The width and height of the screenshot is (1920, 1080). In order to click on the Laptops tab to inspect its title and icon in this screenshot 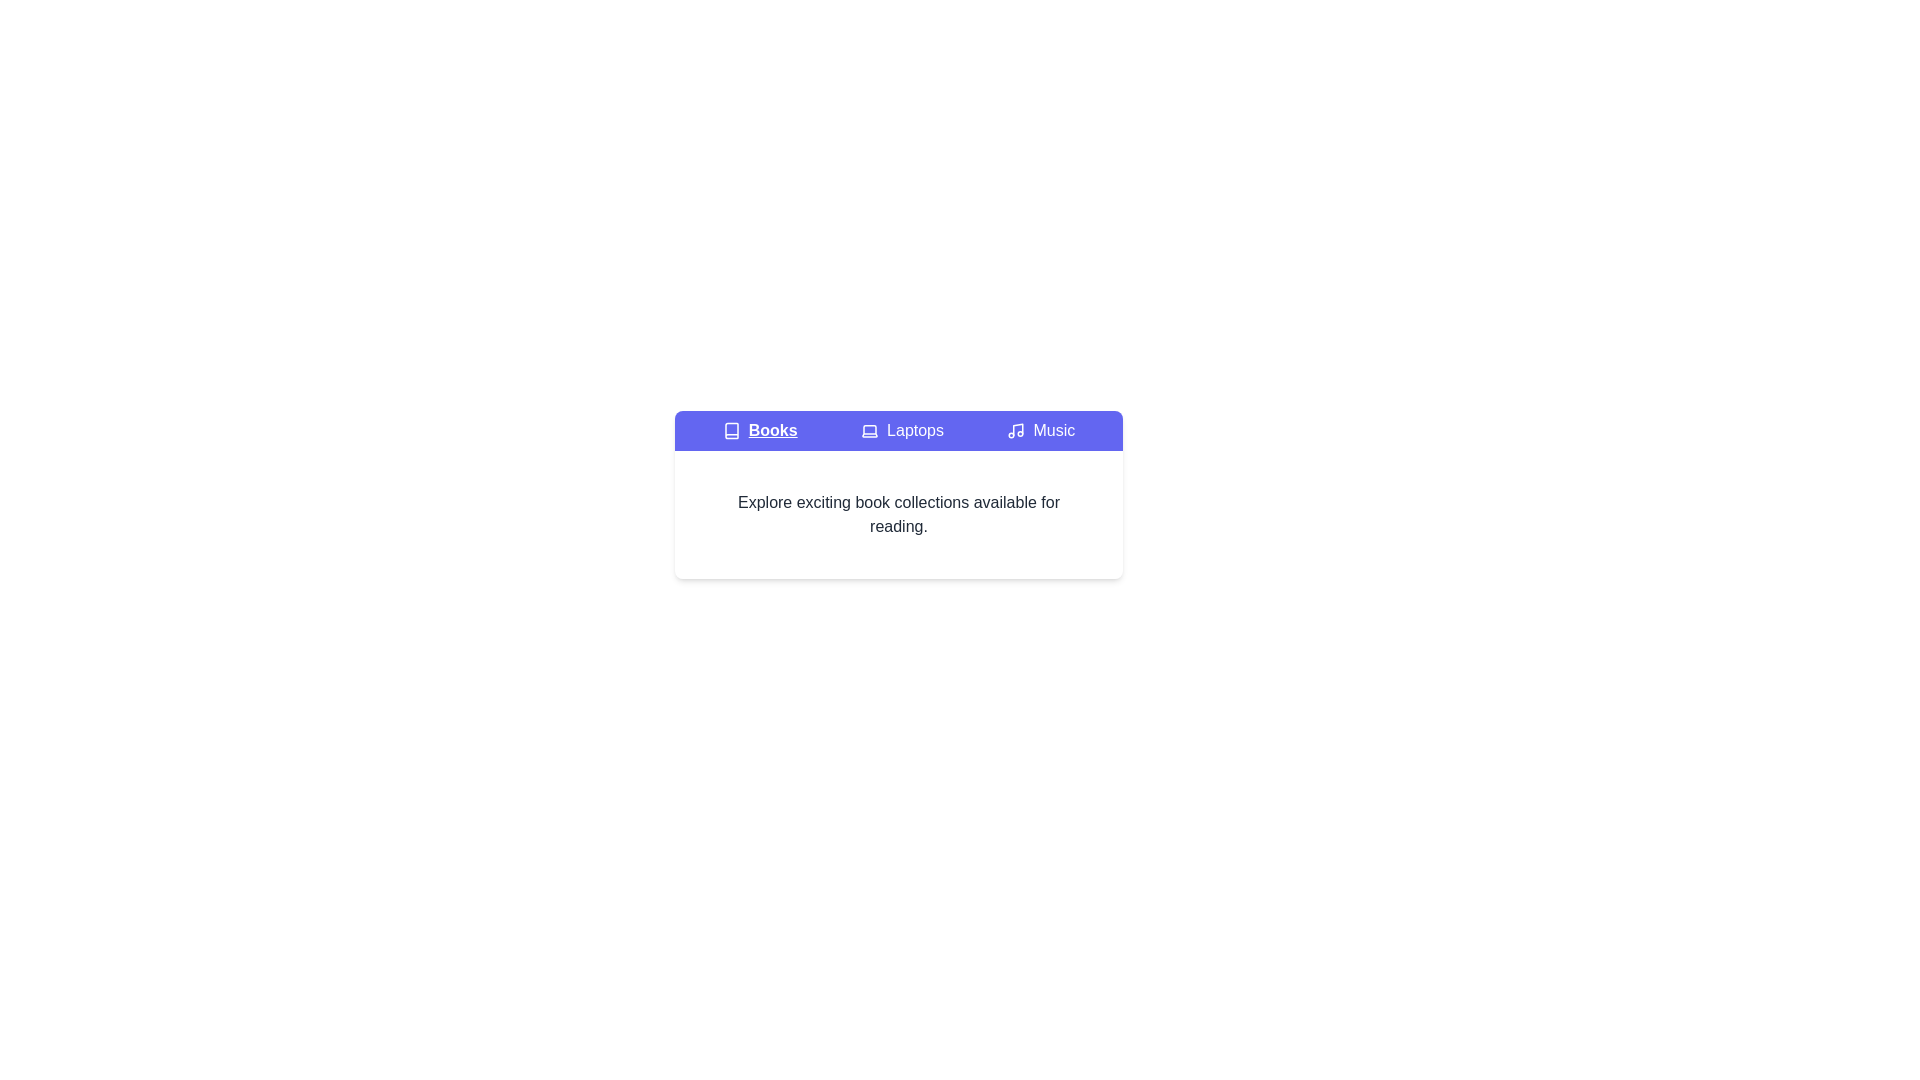, I will do `click(901, 430)`.